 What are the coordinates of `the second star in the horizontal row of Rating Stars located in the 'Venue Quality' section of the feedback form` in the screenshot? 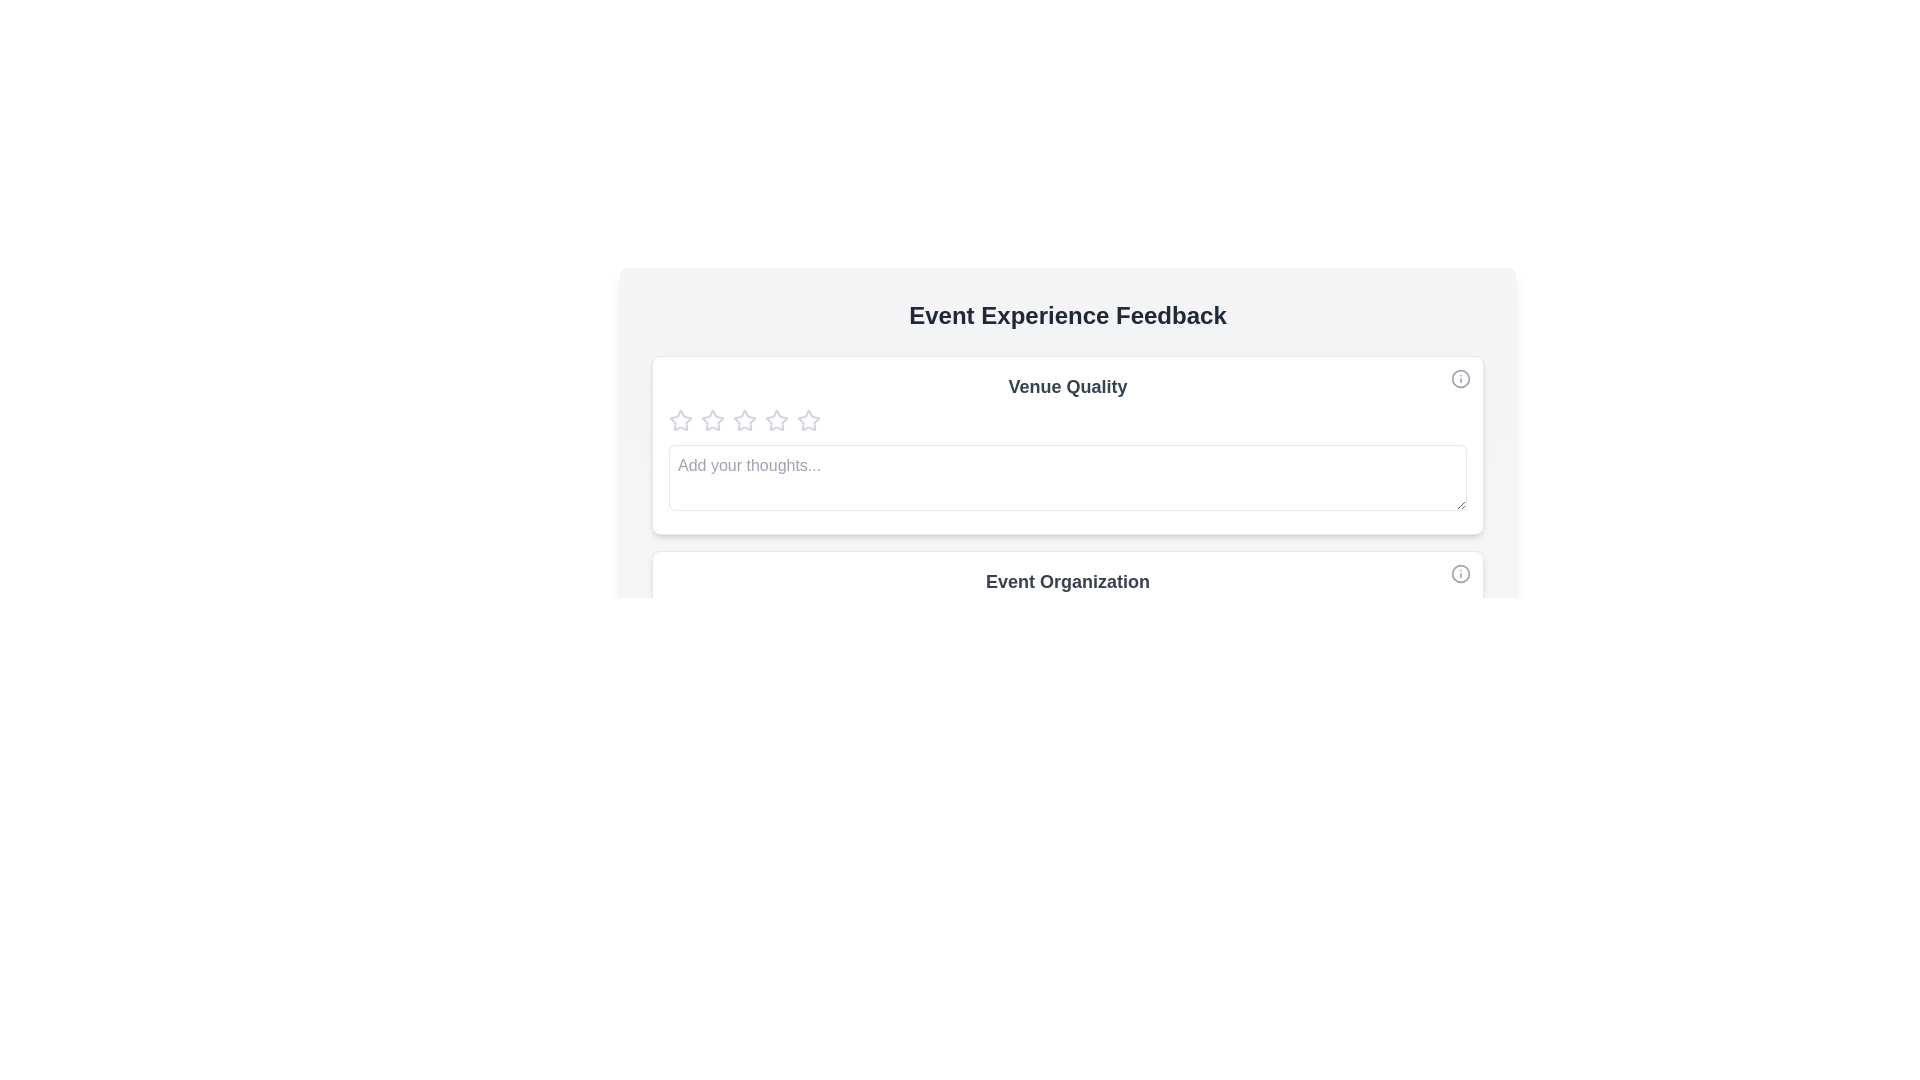 It's located at (711, 419).